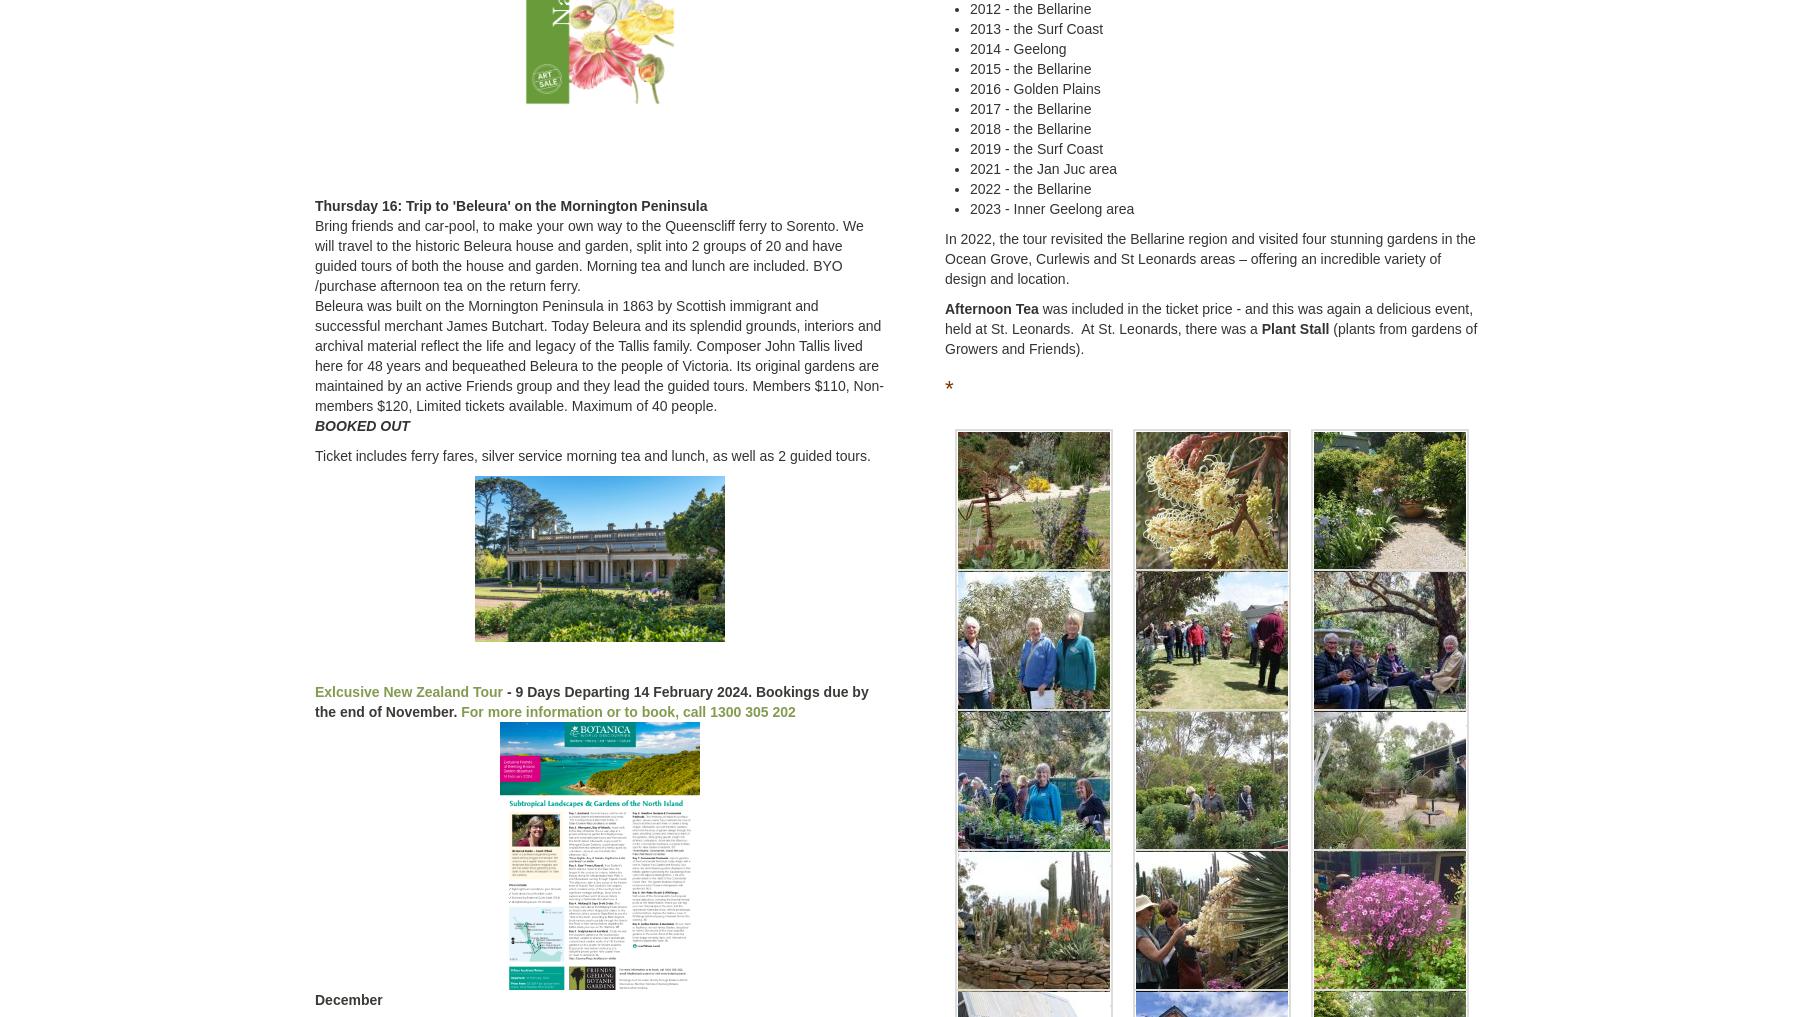 The height and width of the screenshot is (1017, 1800). Describe the element at coordinates (1043, 167) in the screenshot. I see `'2021 - the Jan Juc area'` at that location.